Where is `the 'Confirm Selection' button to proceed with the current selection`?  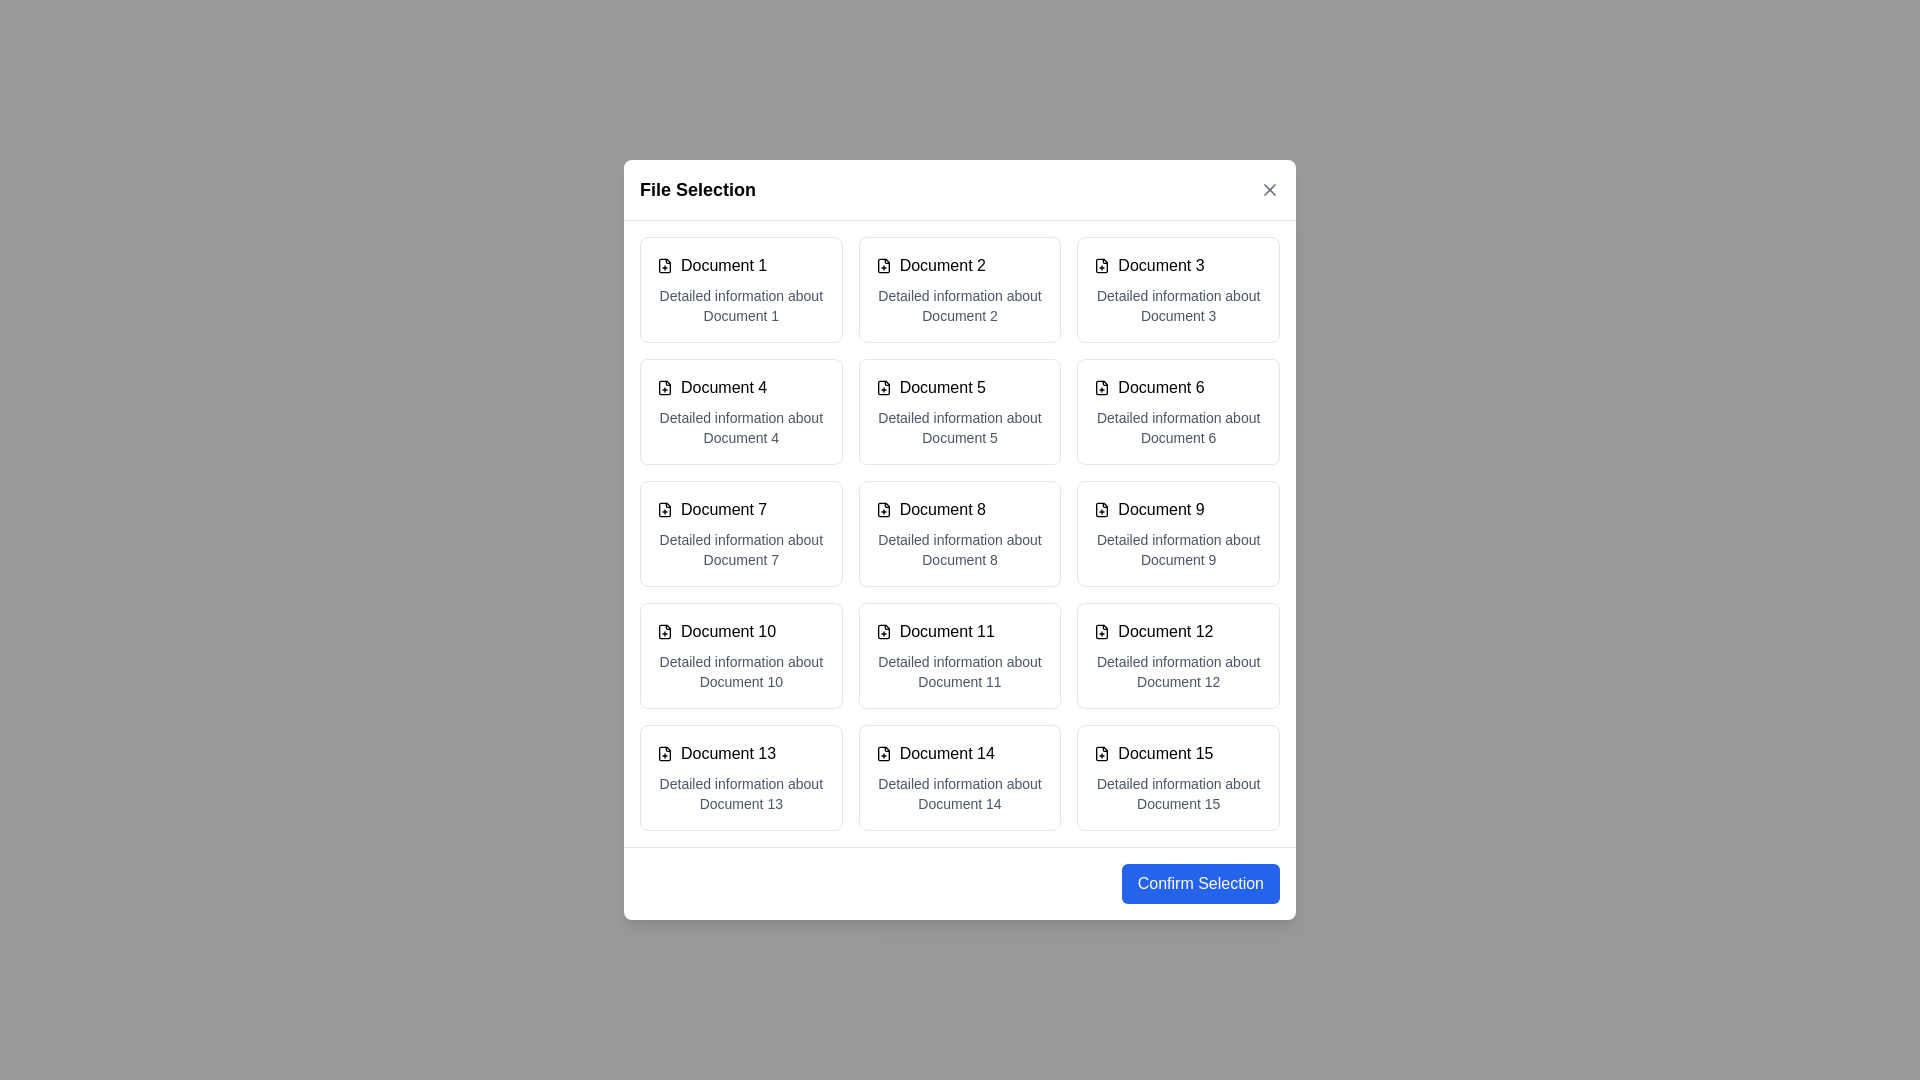
the 'Confirm Selection' button to proceed with the current selection is located at coordinates (1200, 882).